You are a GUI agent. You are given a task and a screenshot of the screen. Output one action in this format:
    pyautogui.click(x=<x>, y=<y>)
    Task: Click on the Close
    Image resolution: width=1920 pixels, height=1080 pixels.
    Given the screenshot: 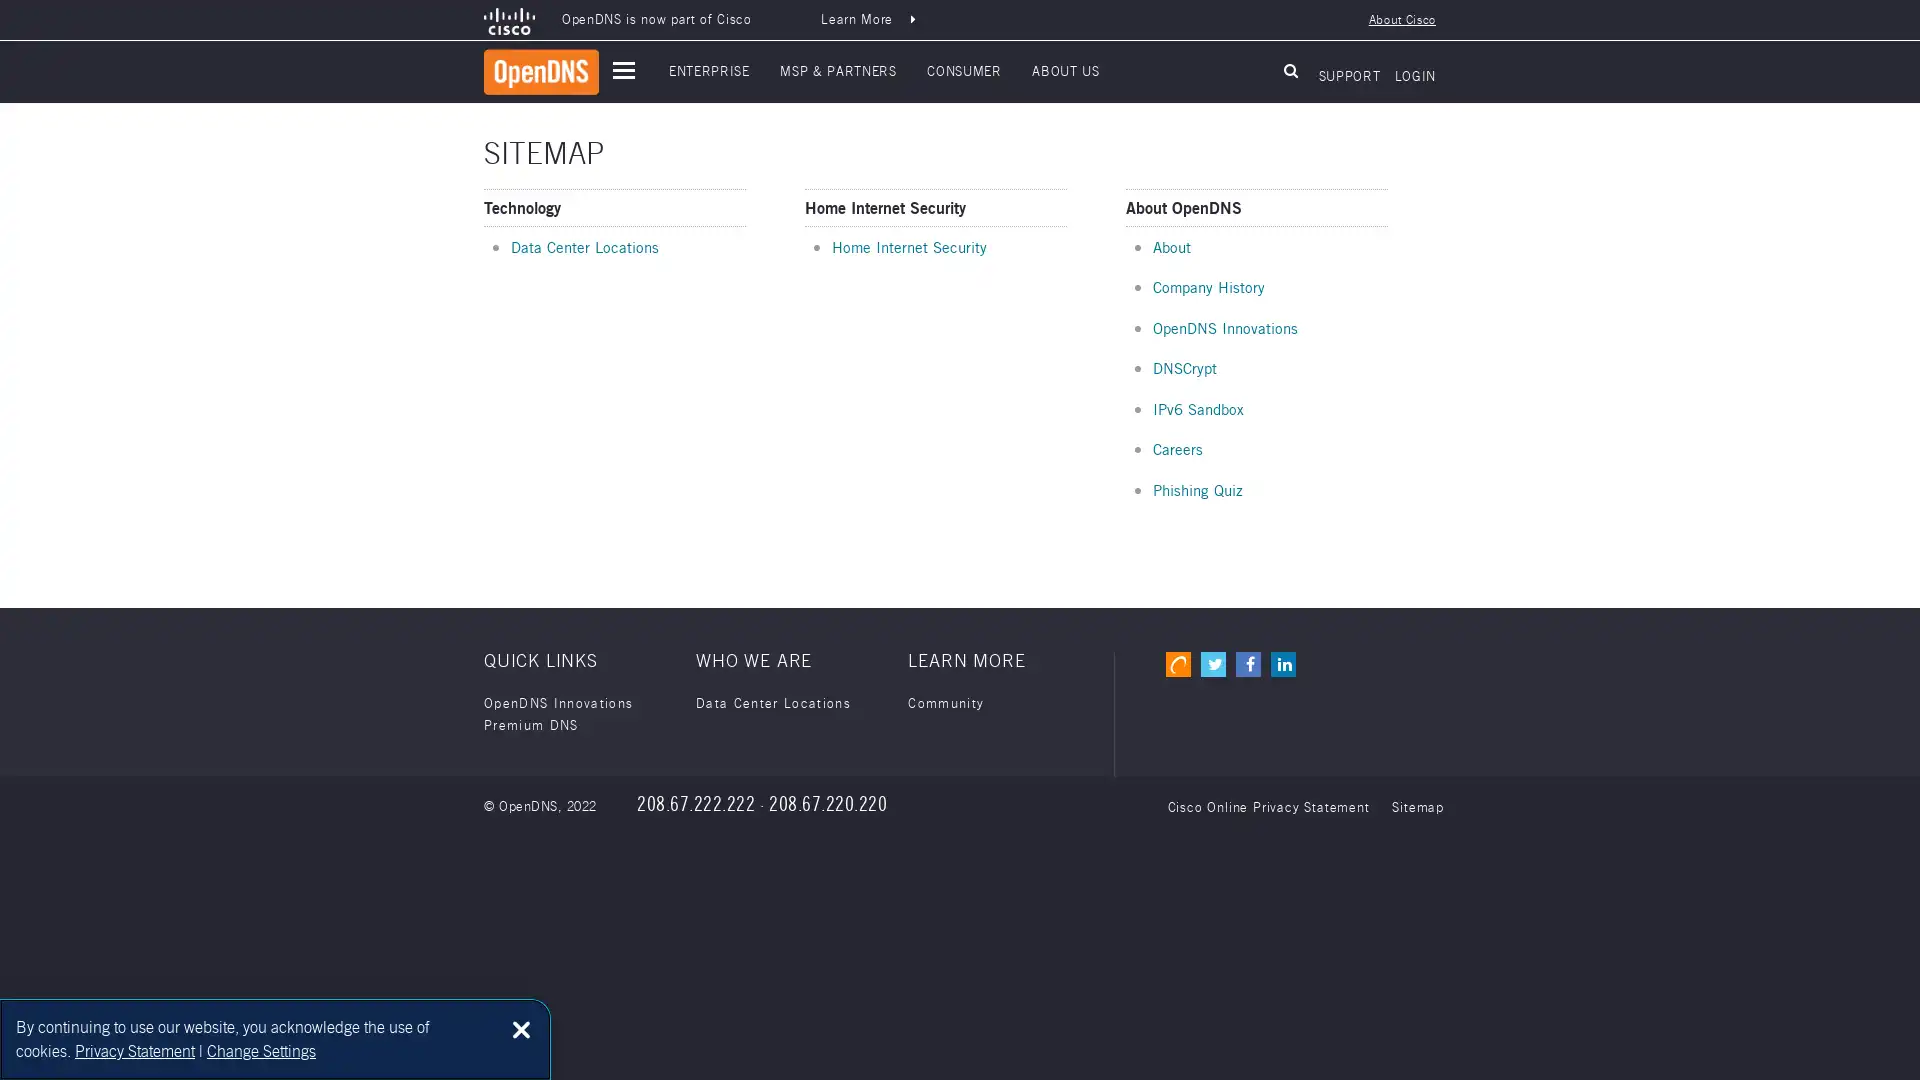 What is the action you would take?
    pyautogui.click(x=521, y=1029)
    